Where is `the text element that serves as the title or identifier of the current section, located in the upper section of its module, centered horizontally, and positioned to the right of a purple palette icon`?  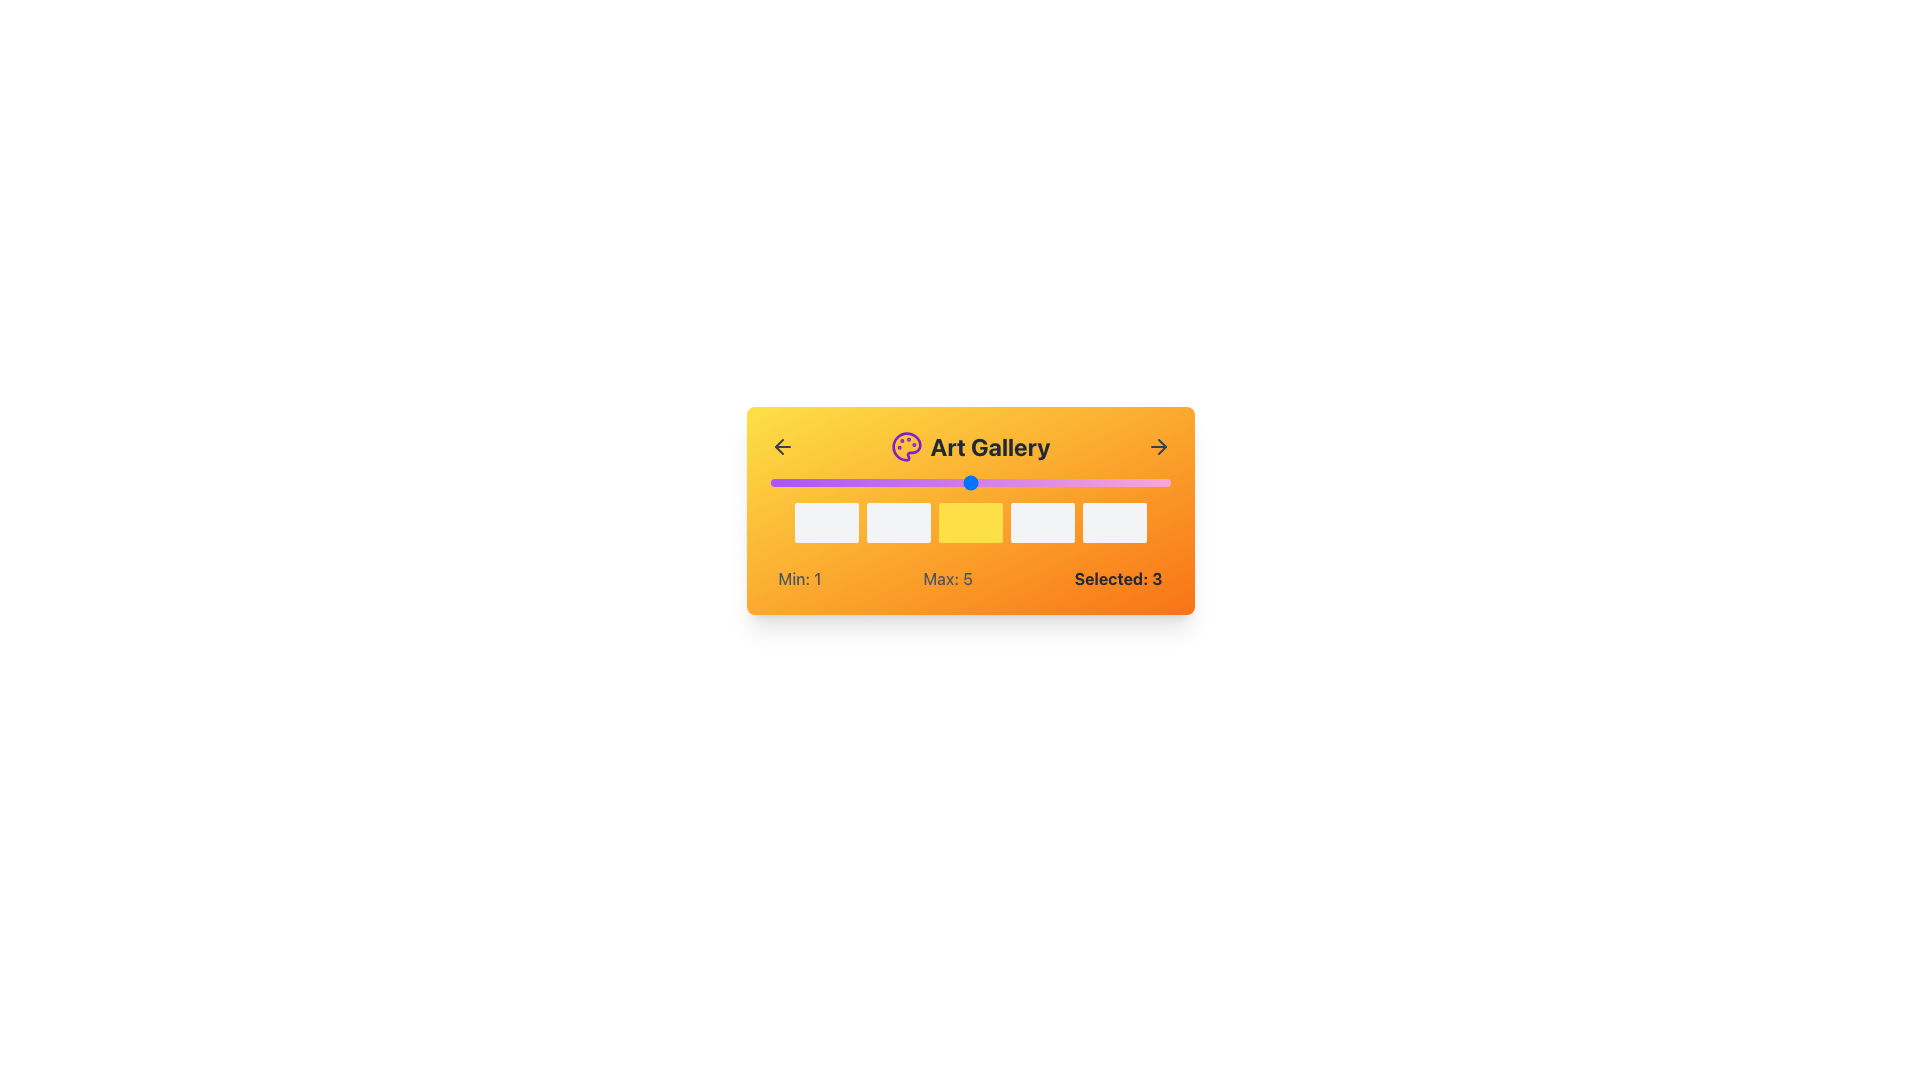 the text element that serves as the title or identifier of the current section, located in the upper section of its module, centered horizontally, and positioned to the right of a purple palette icon is located at coordinates (970, 446).